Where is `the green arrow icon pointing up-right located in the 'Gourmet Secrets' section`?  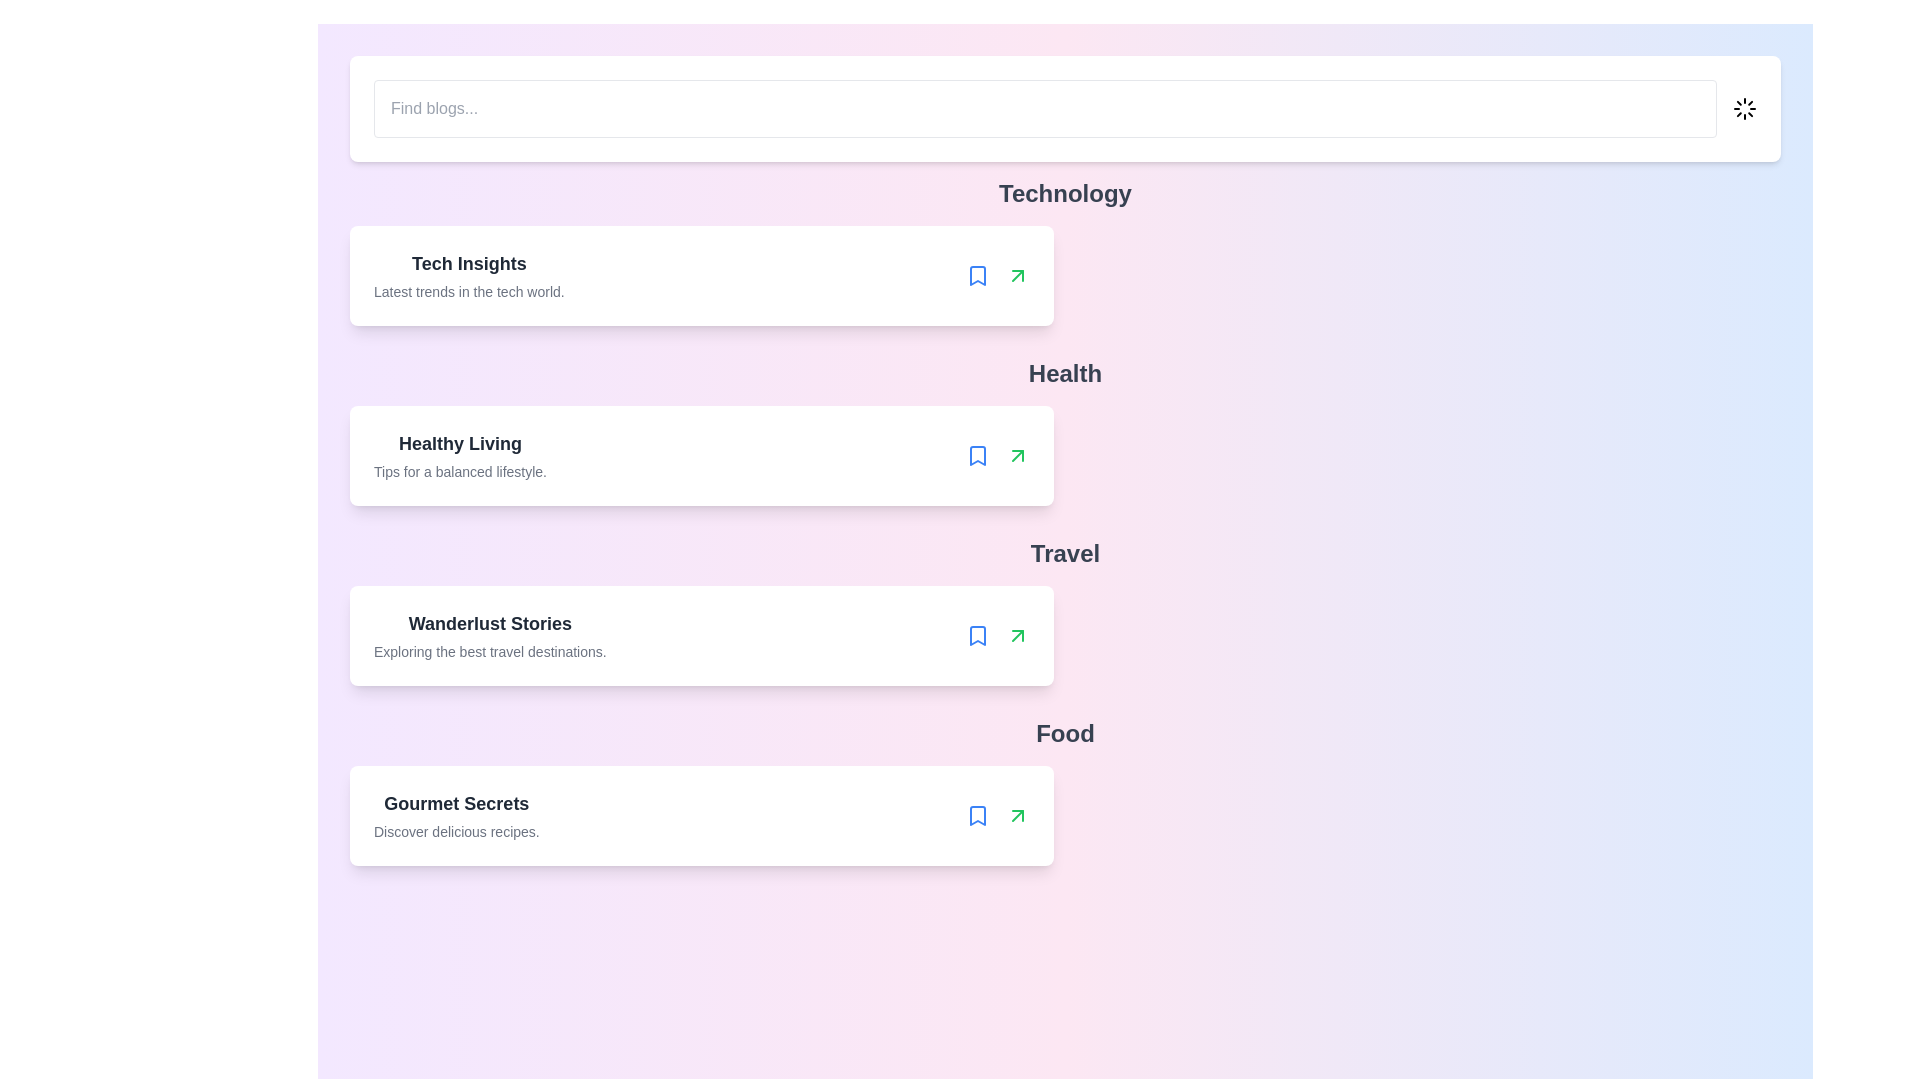
the green arrow icon pointing up-right located in the 'Gourmet Secrets' section is located at coordinates (1017, 816).